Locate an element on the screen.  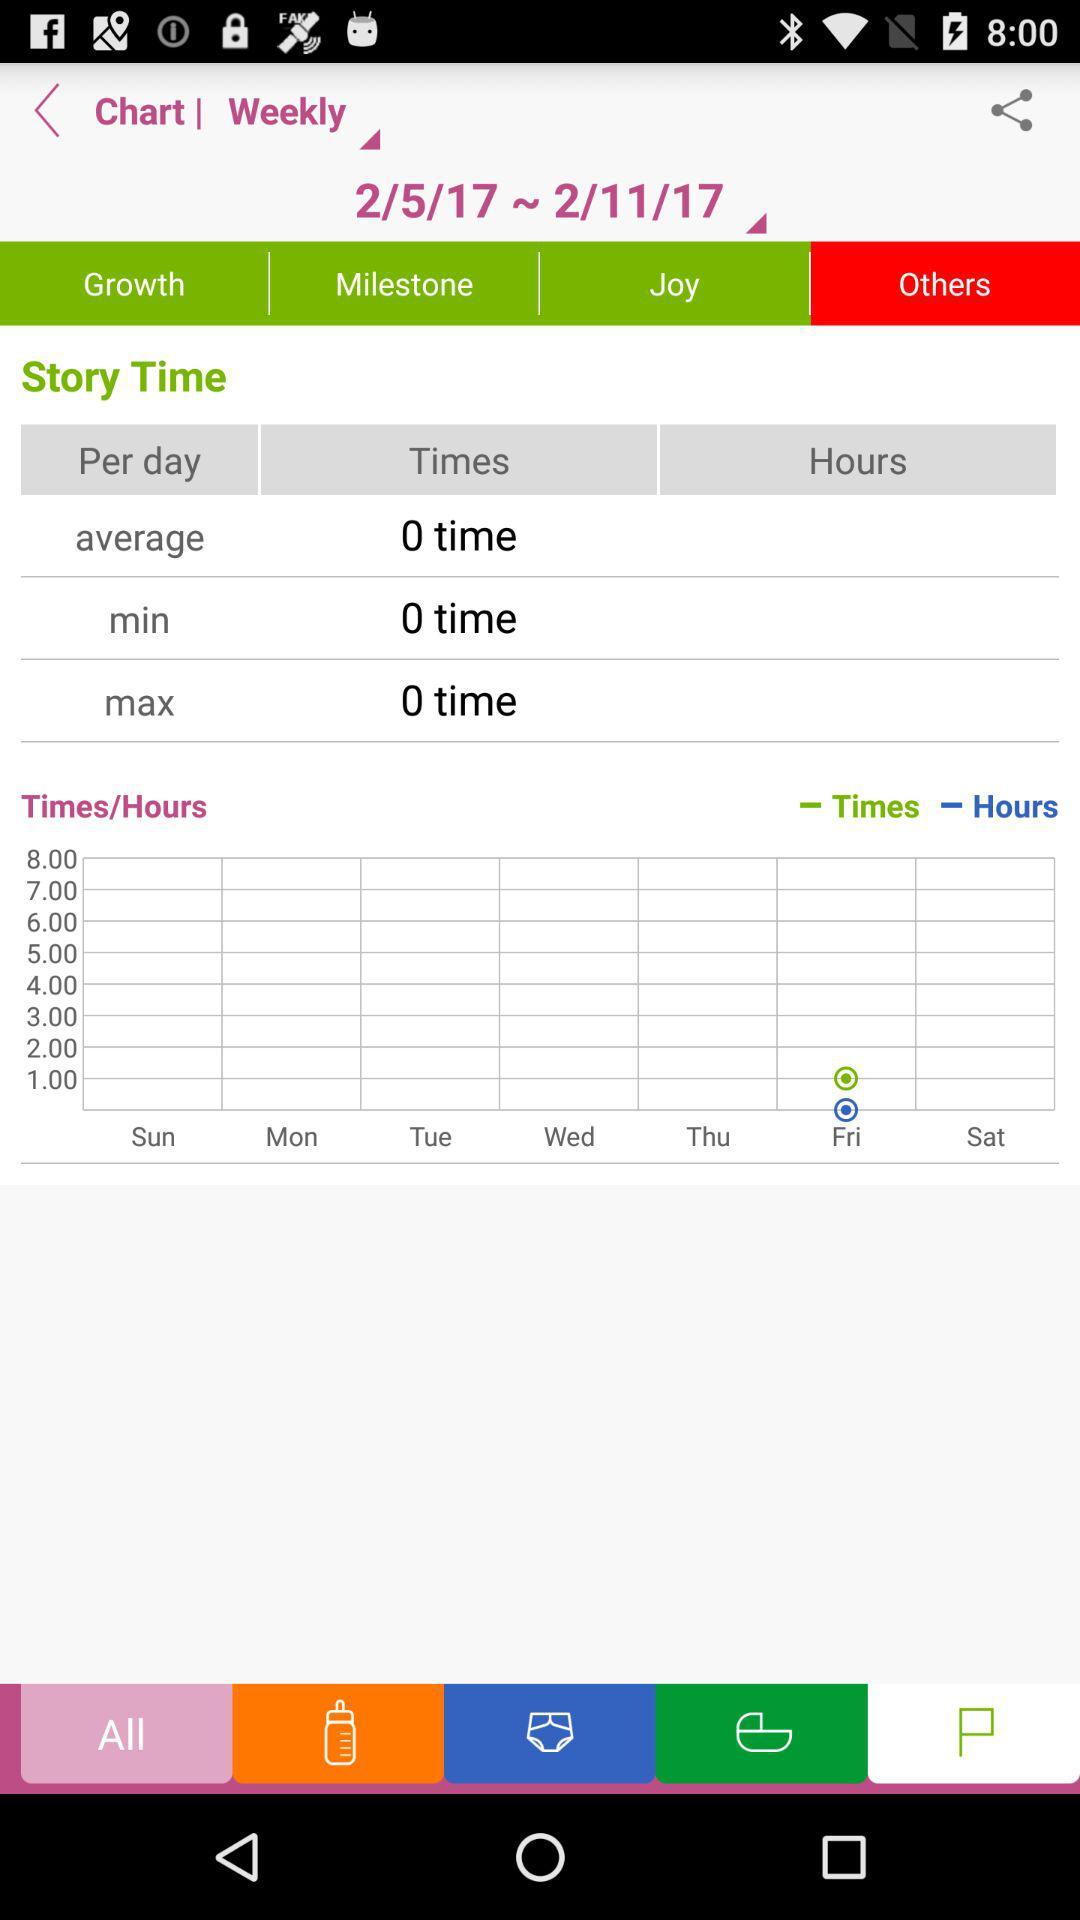
diaper change is located at coordinates (549, 1737).